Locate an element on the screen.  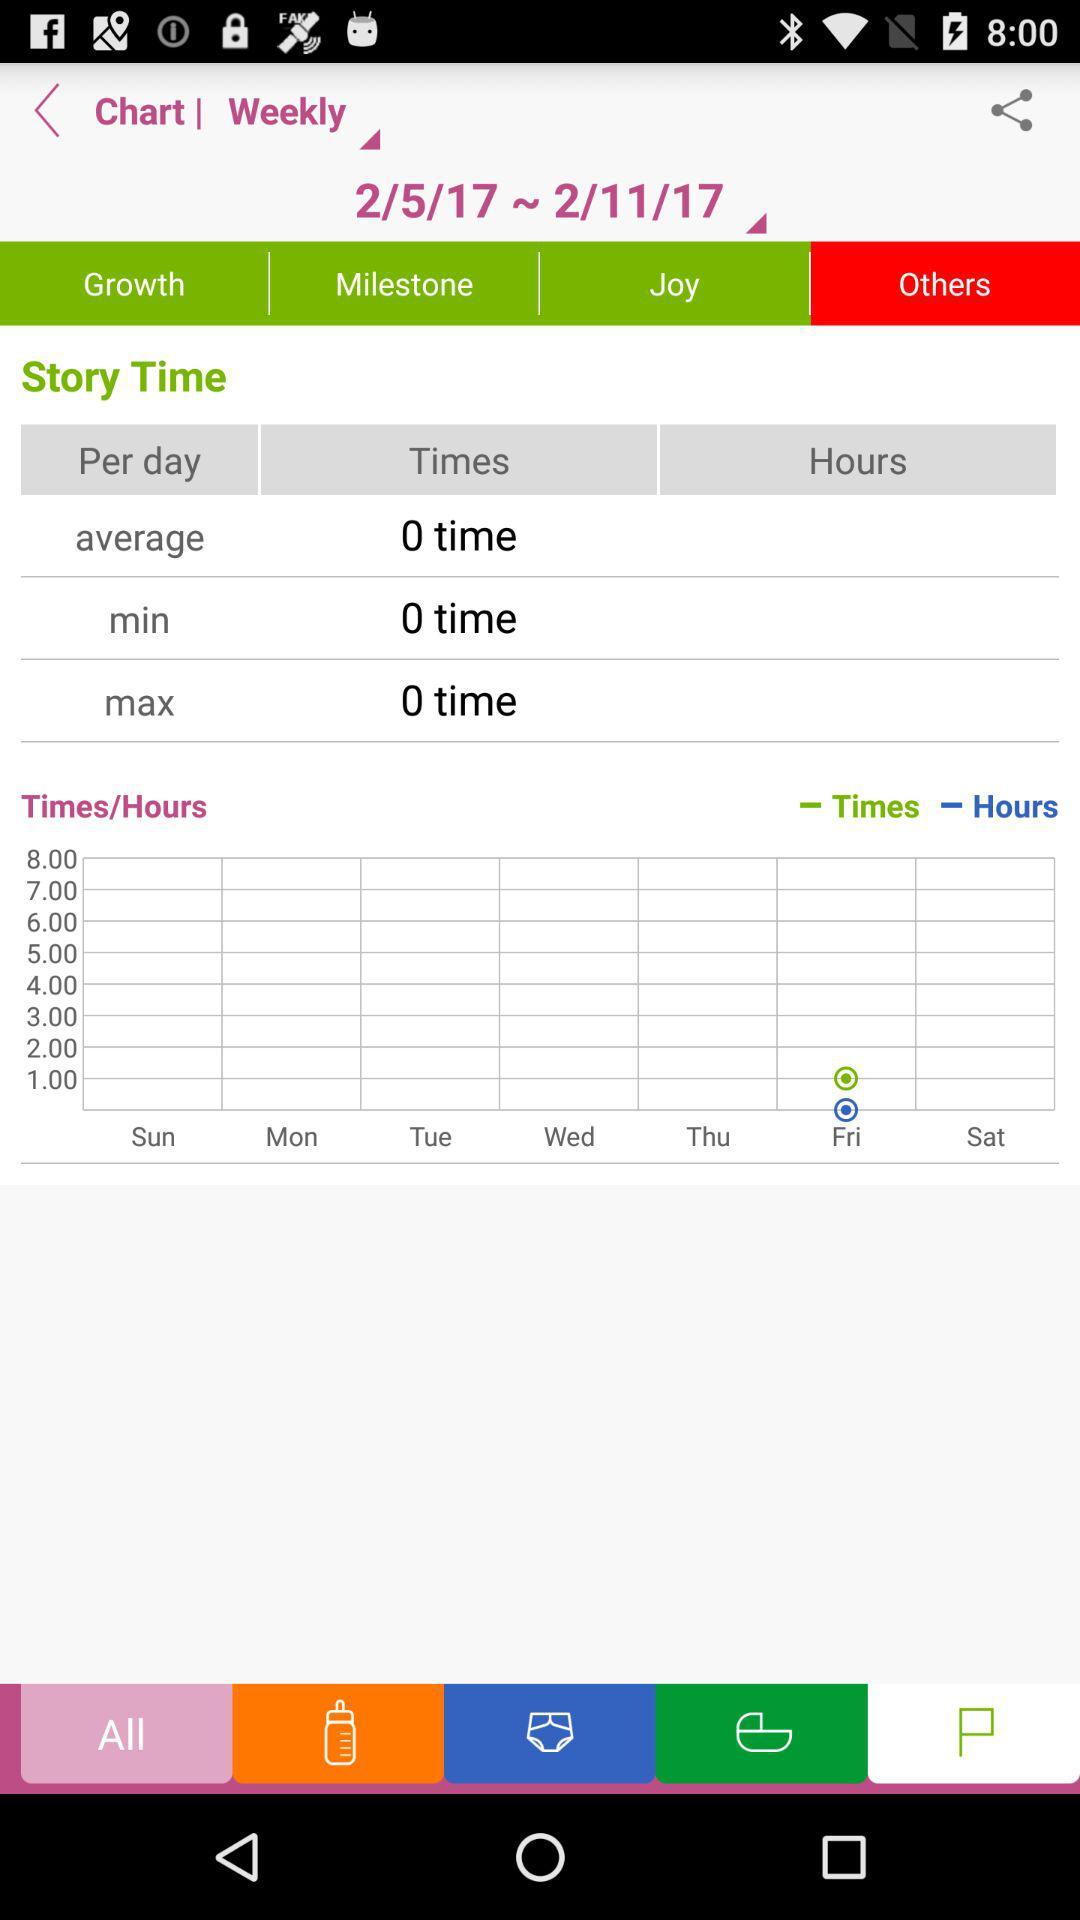
diaper change is located at coordinates (549, 1737).